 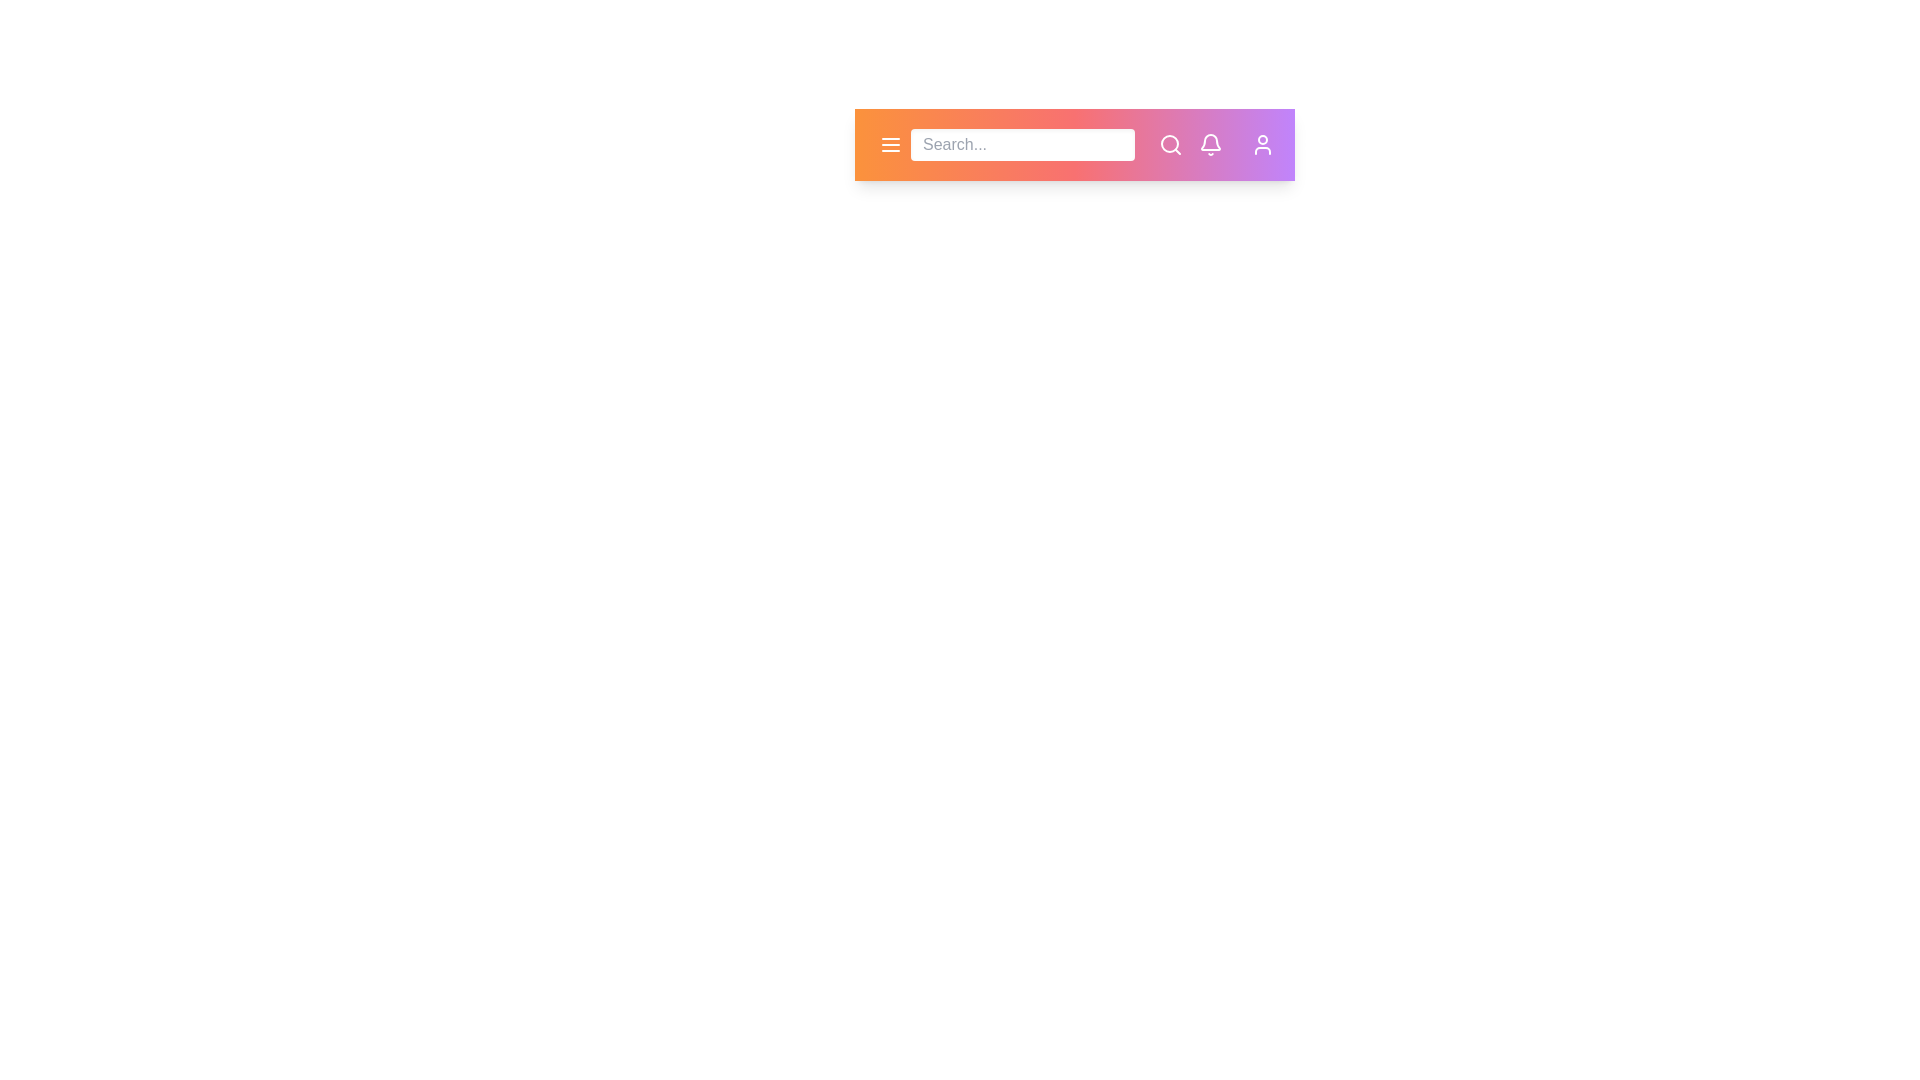 I want to click on the user profile icon, so click(x=1261, y=144).